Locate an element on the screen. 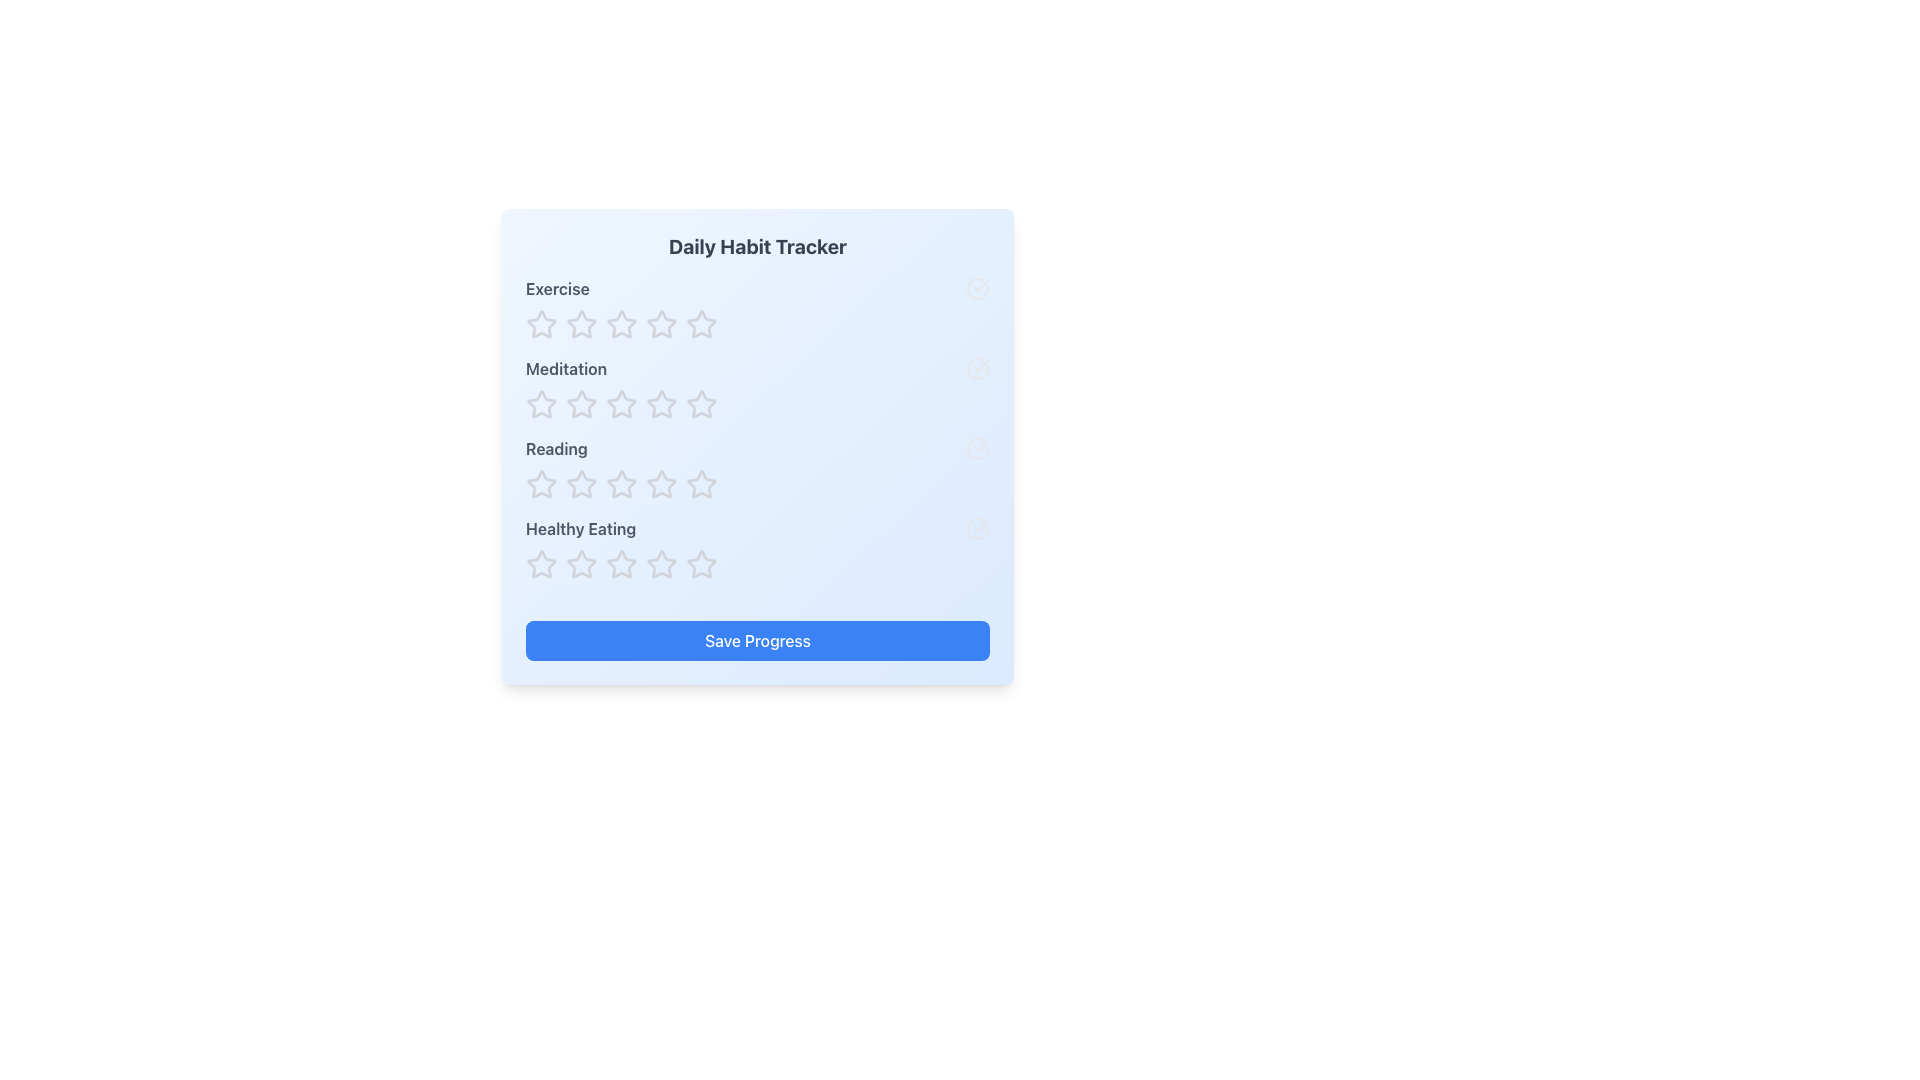  the first star-shaped icon in the row under the 'Exercise' label in the 'Daily Habit Tracker' section to rate it is located at coordinates (580, 323).